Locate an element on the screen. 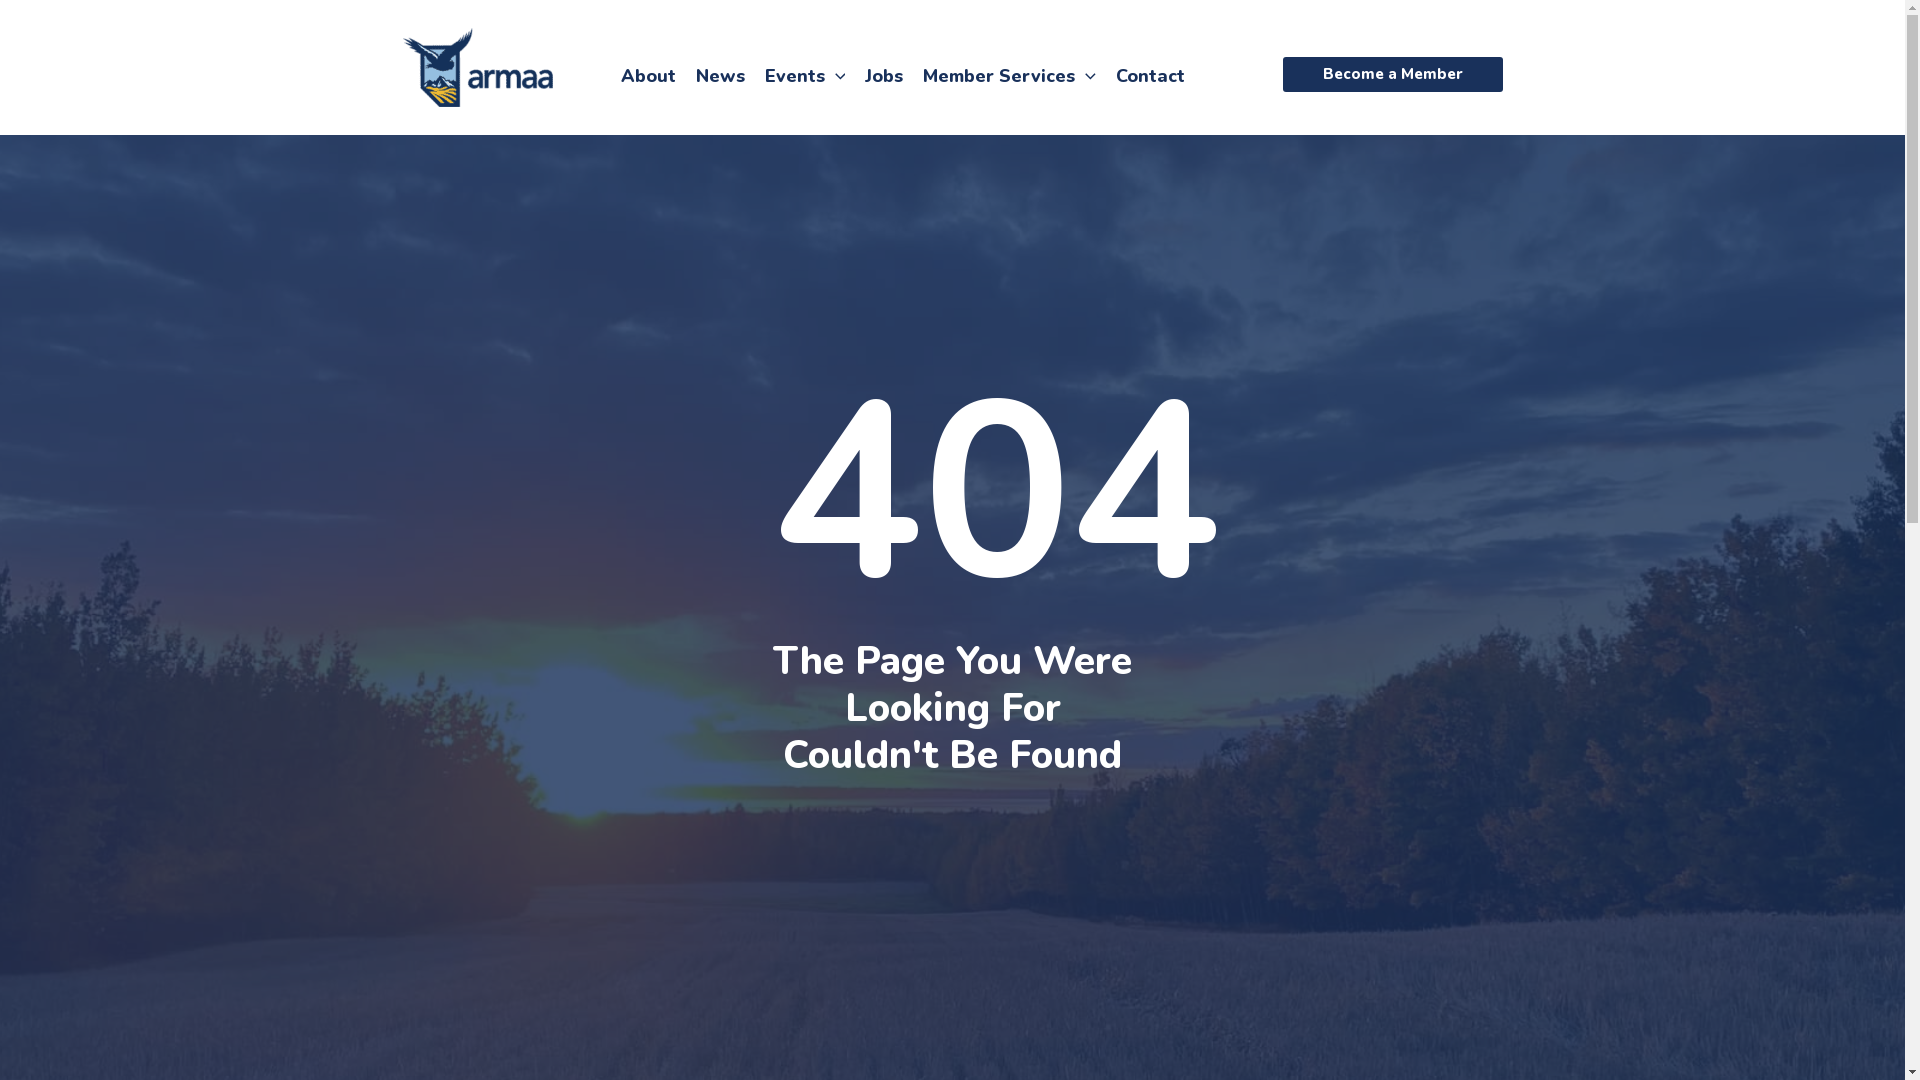  'News' is located at coordinates (720, 73).